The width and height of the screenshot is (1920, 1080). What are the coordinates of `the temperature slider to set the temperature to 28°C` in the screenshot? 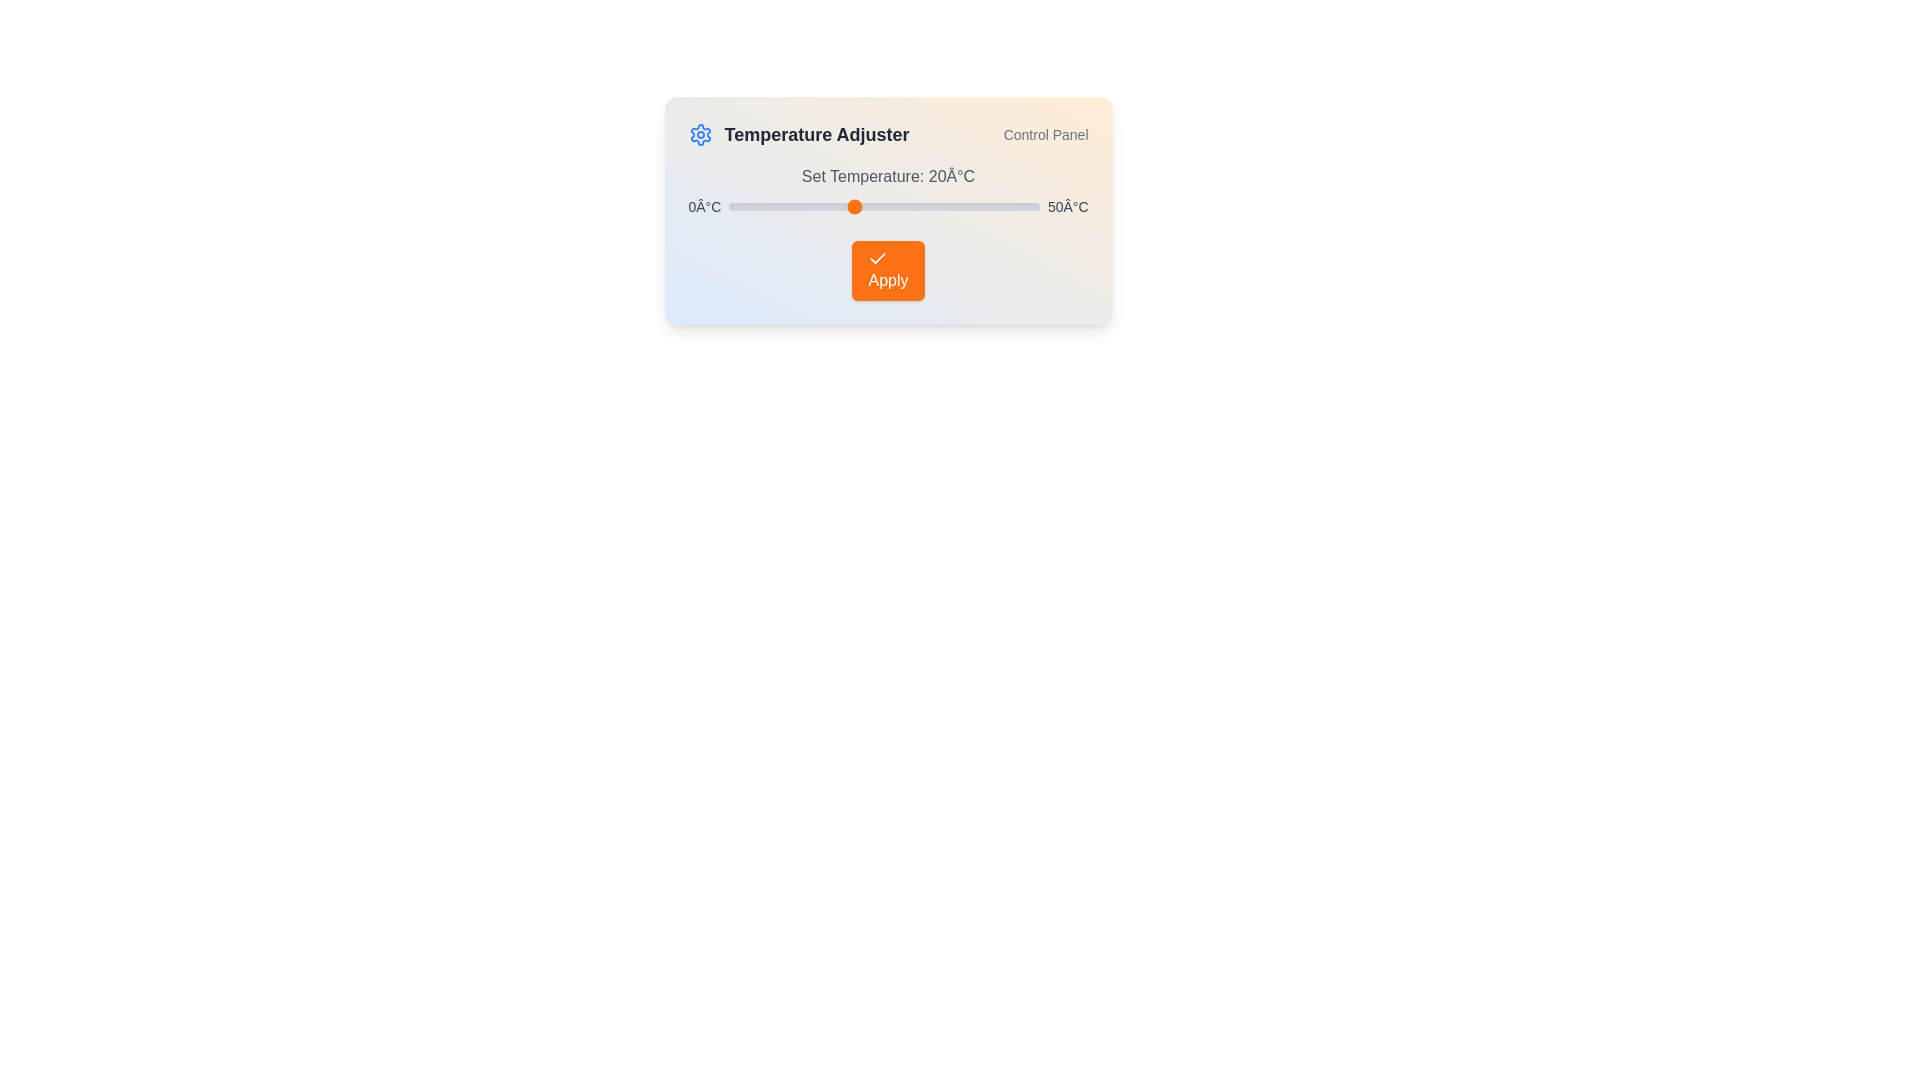 It's located at (902, 207).